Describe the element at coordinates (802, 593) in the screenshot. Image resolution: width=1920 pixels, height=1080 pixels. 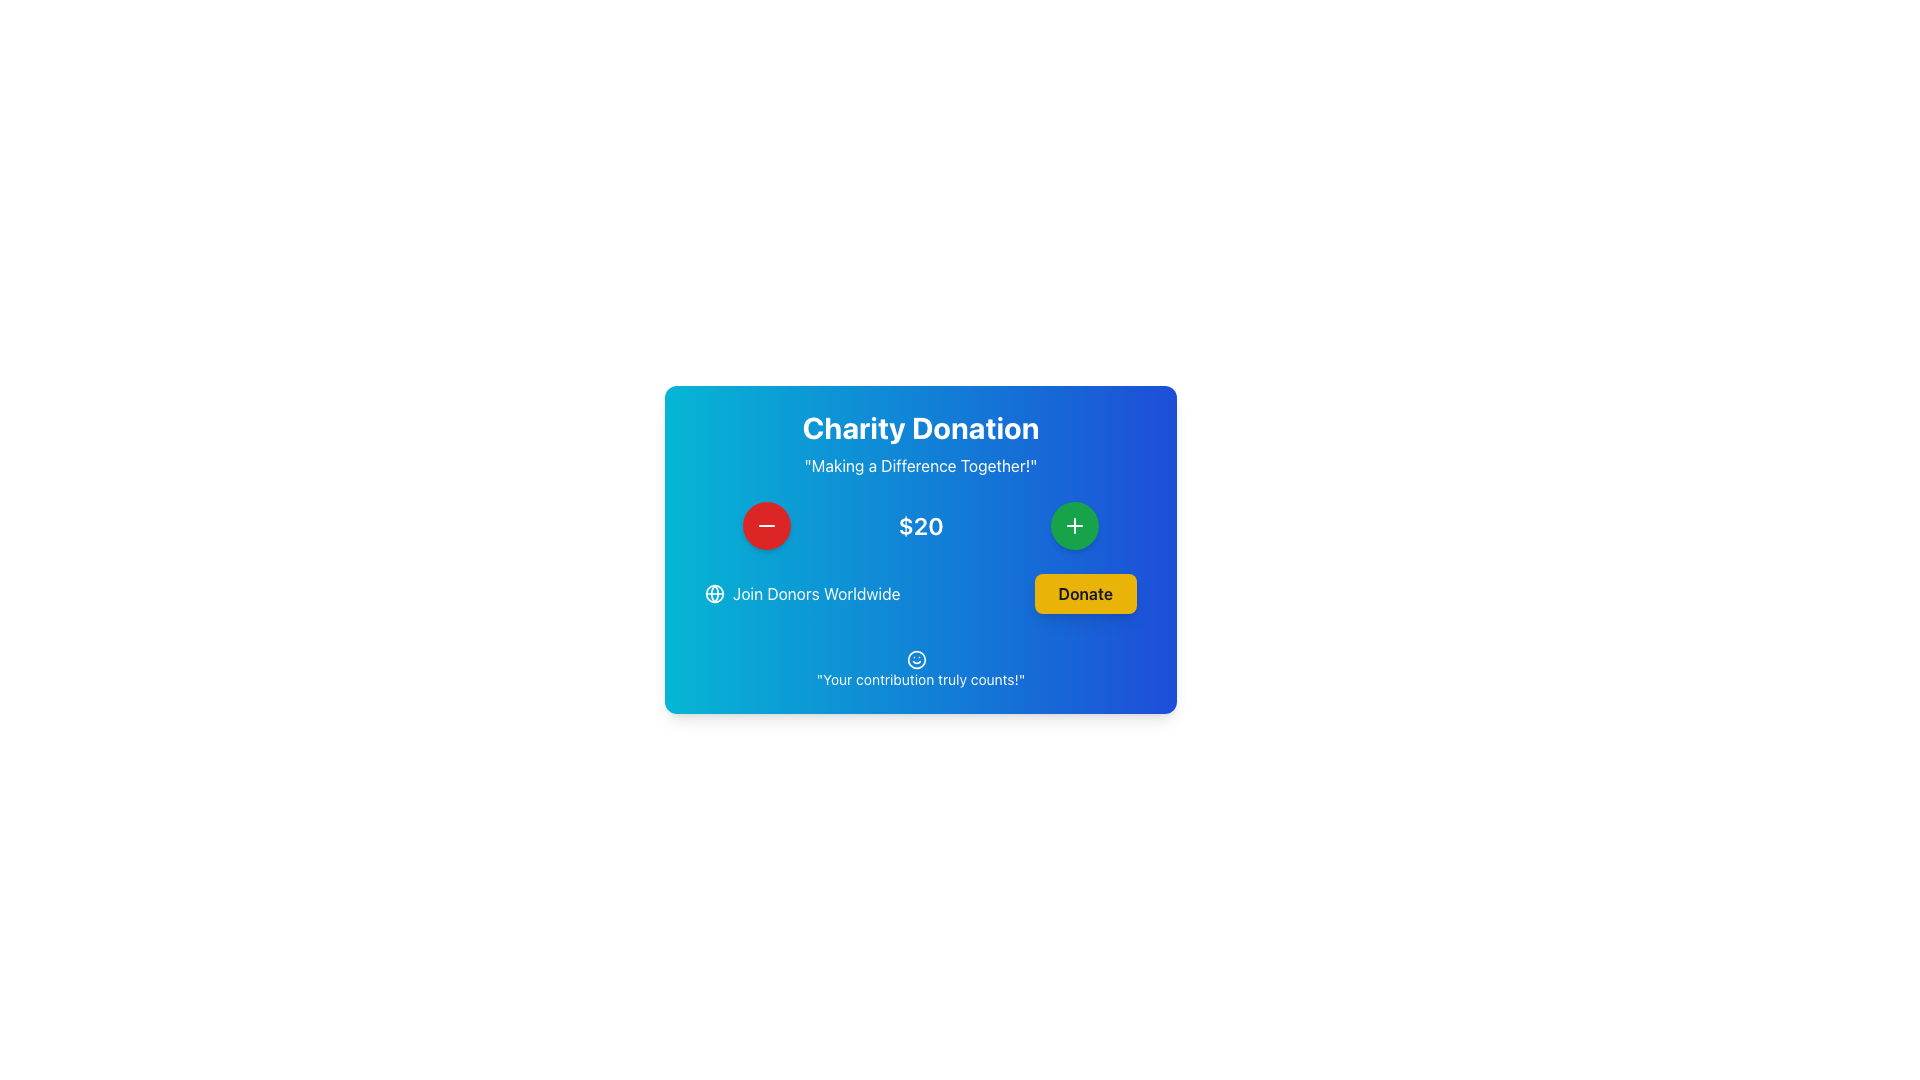
I see `the 'Join Donors Worldwide' text with globe icon, which is located in the bottom-left area of the interface and is to the left of the yellow 'Donate' button` at that location.